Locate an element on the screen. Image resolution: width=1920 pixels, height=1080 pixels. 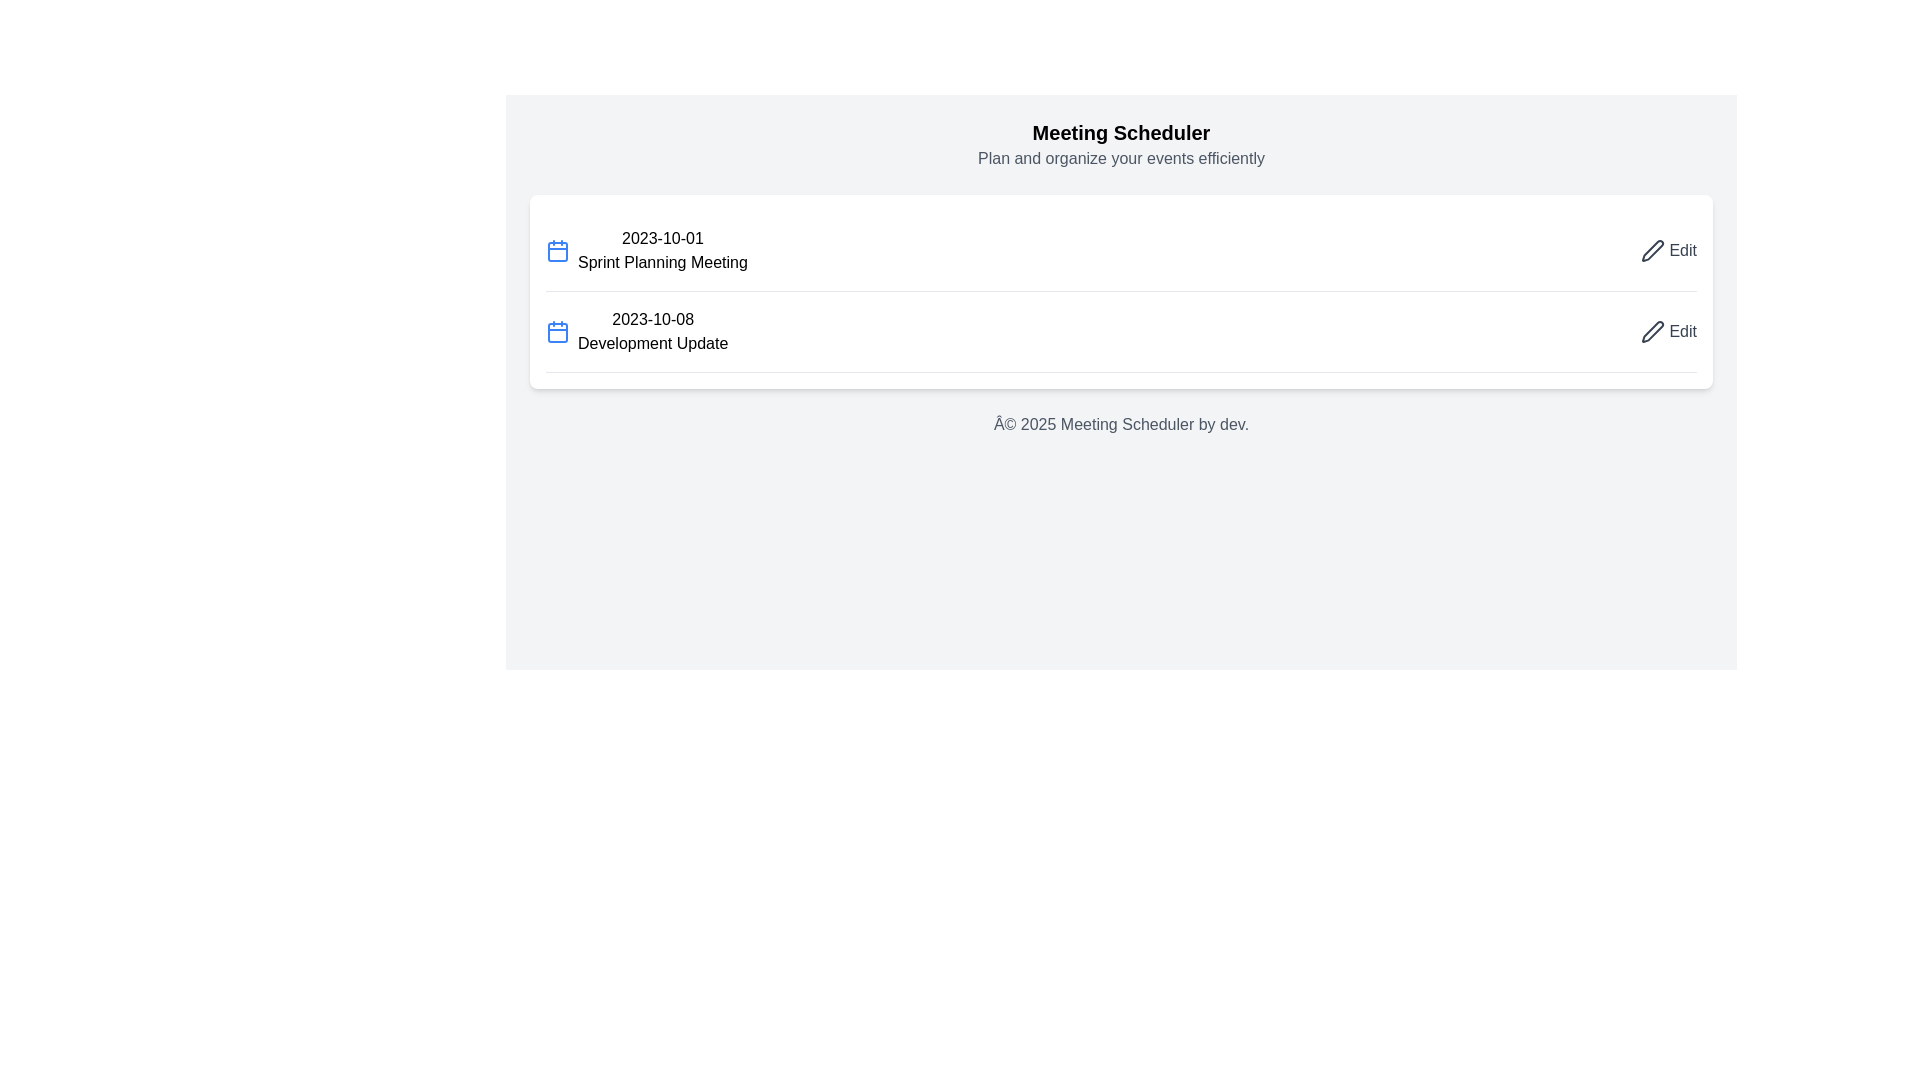
the 'Edit' button styled as a text link with a pen icon, located on the far right of the second content item in the list, to change its color is located at coordinates (1669, 330).